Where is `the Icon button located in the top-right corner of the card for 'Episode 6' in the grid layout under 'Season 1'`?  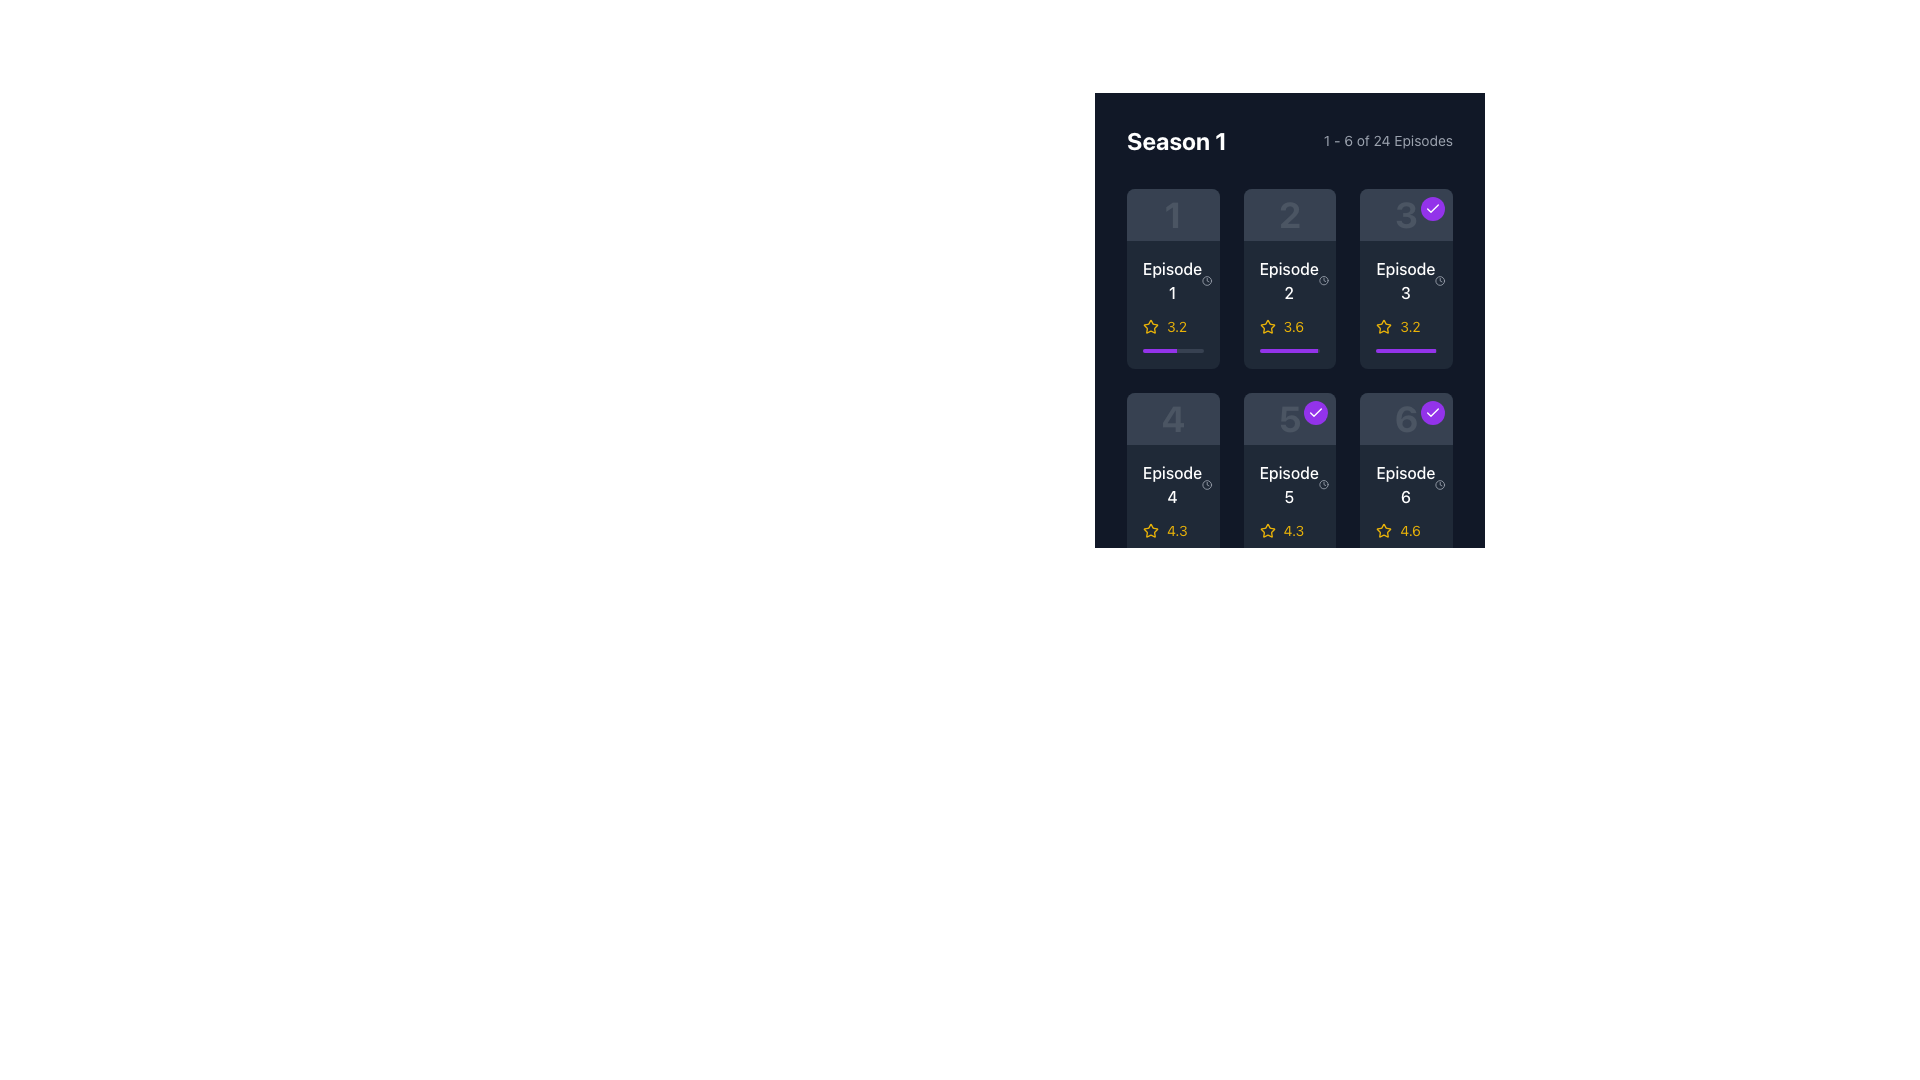 the Icon button located in the top-right corner of the card for 'Episode 6' in the grid layout under 'Season 1' is located at coordinates (1431, 412).